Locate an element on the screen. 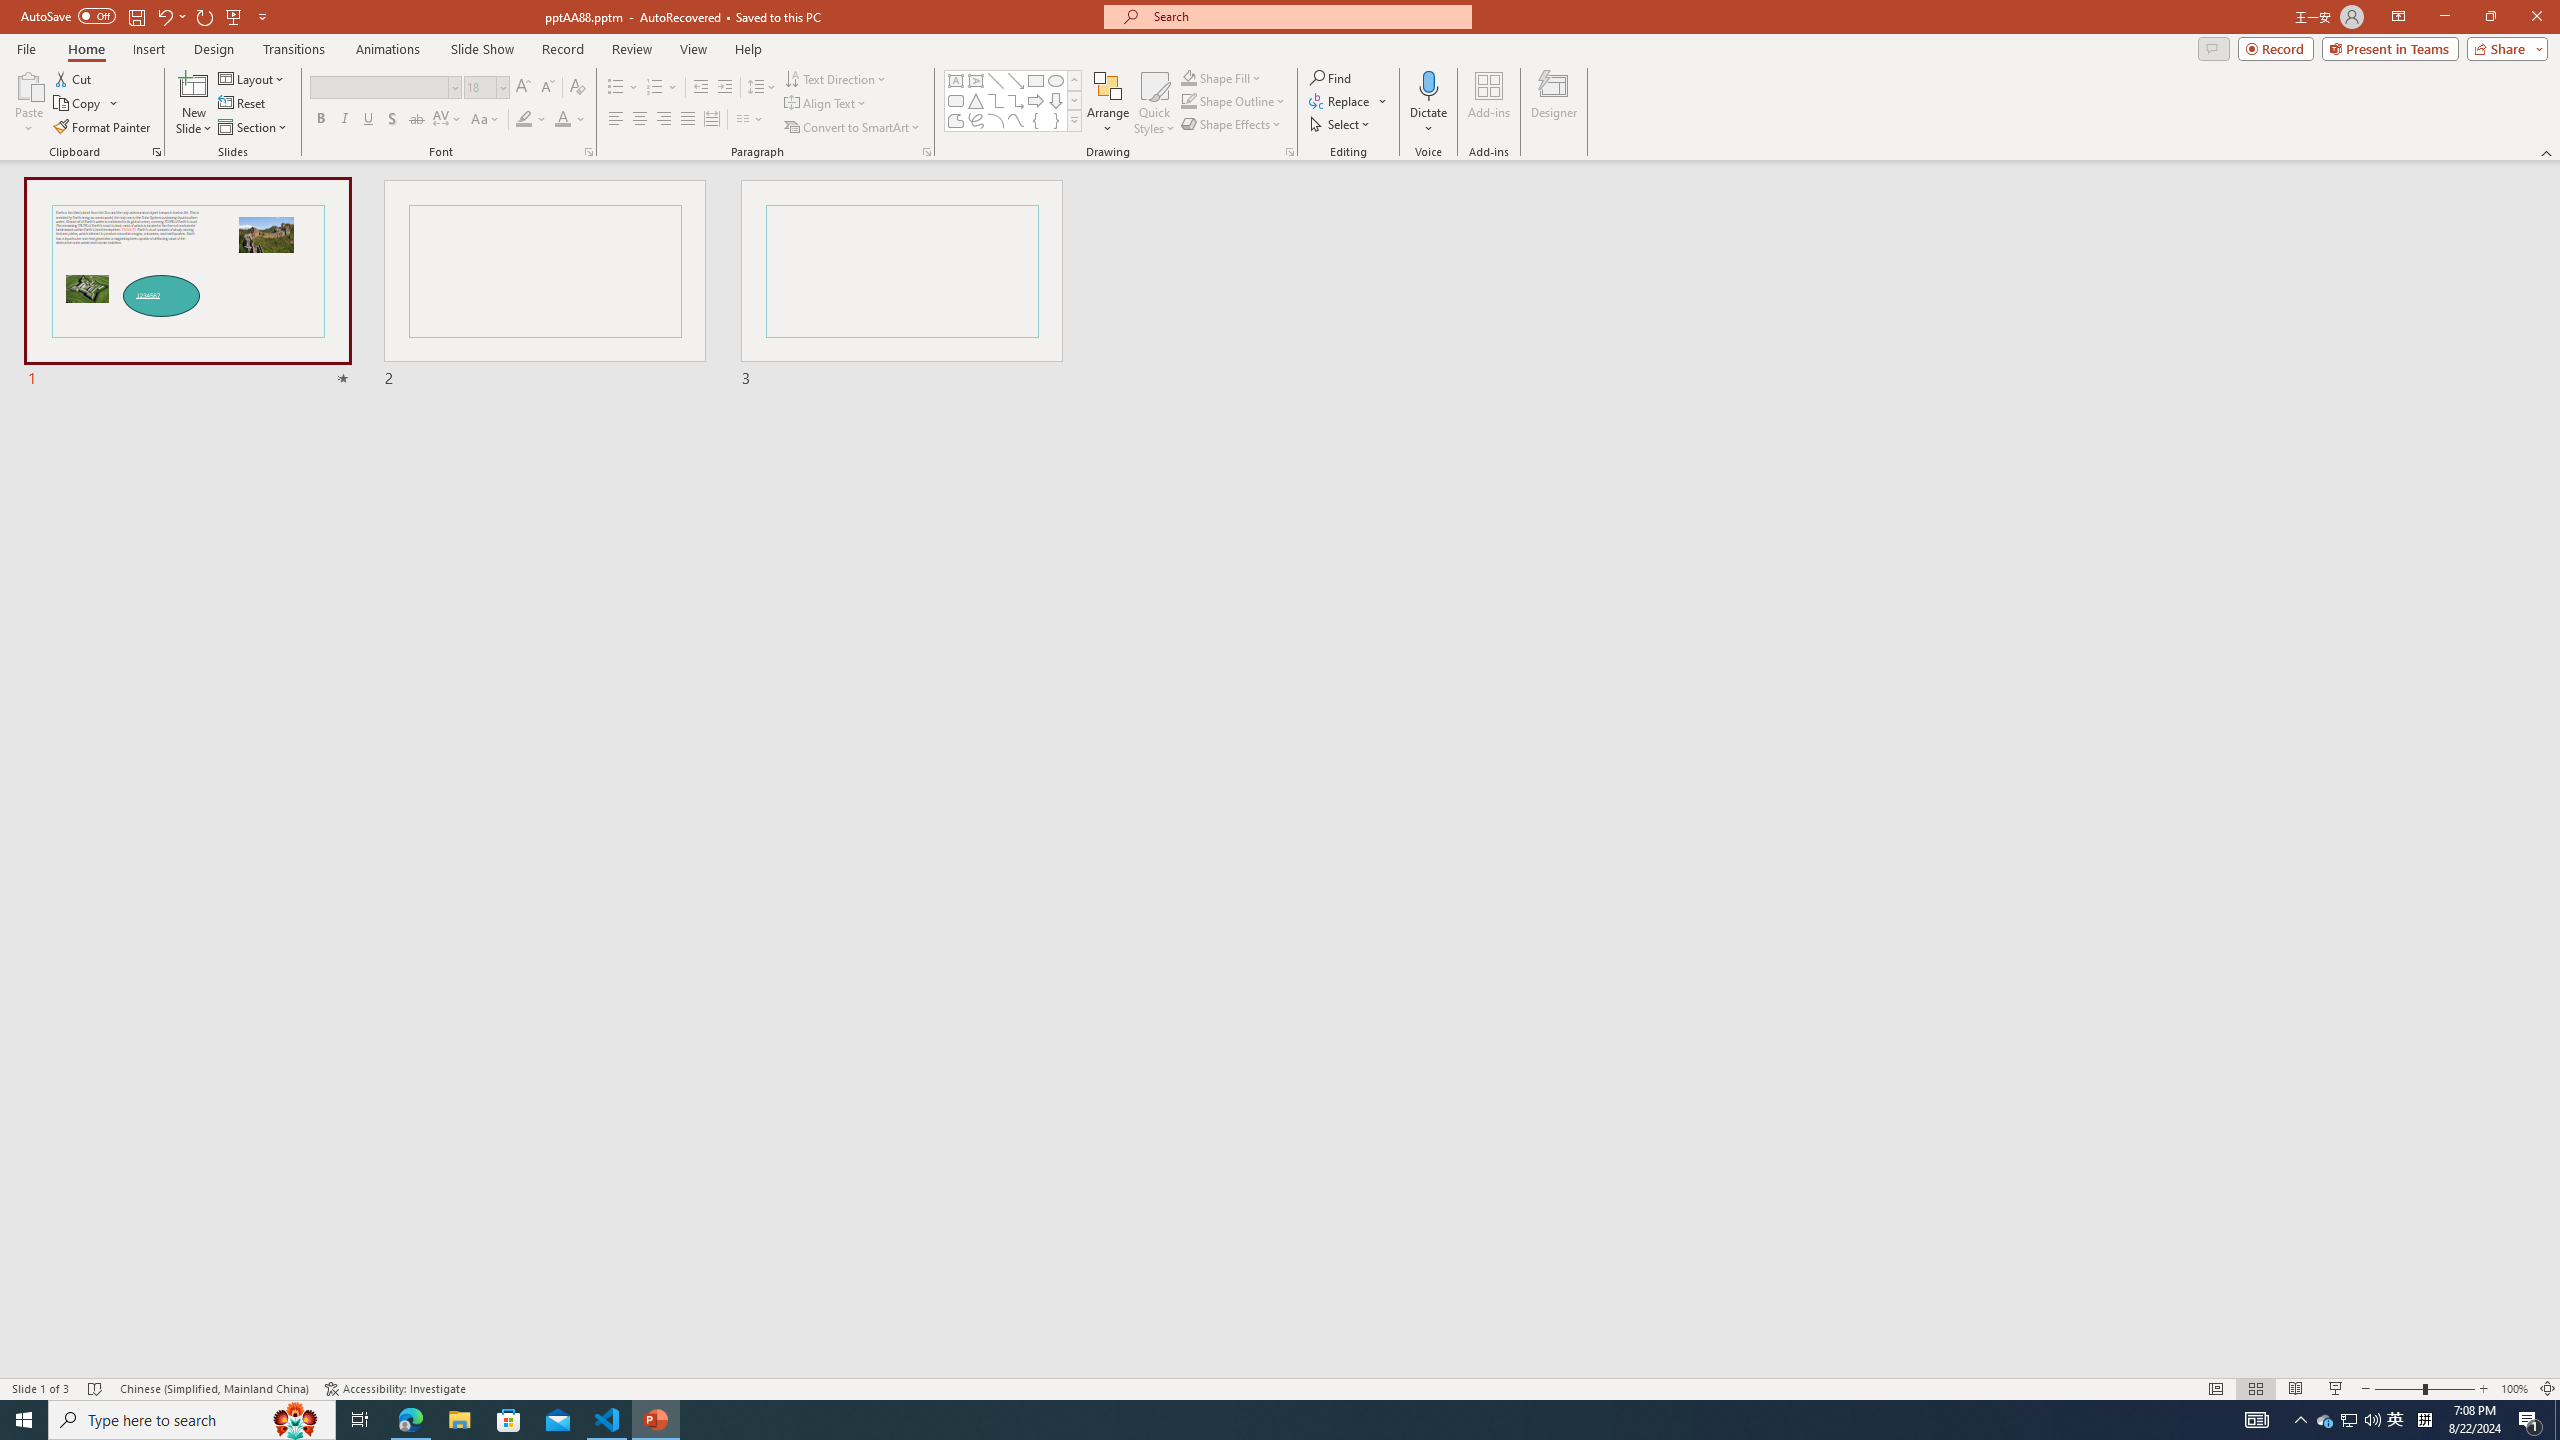  'Connector: Elbow' is located at coordinates (994, 99).